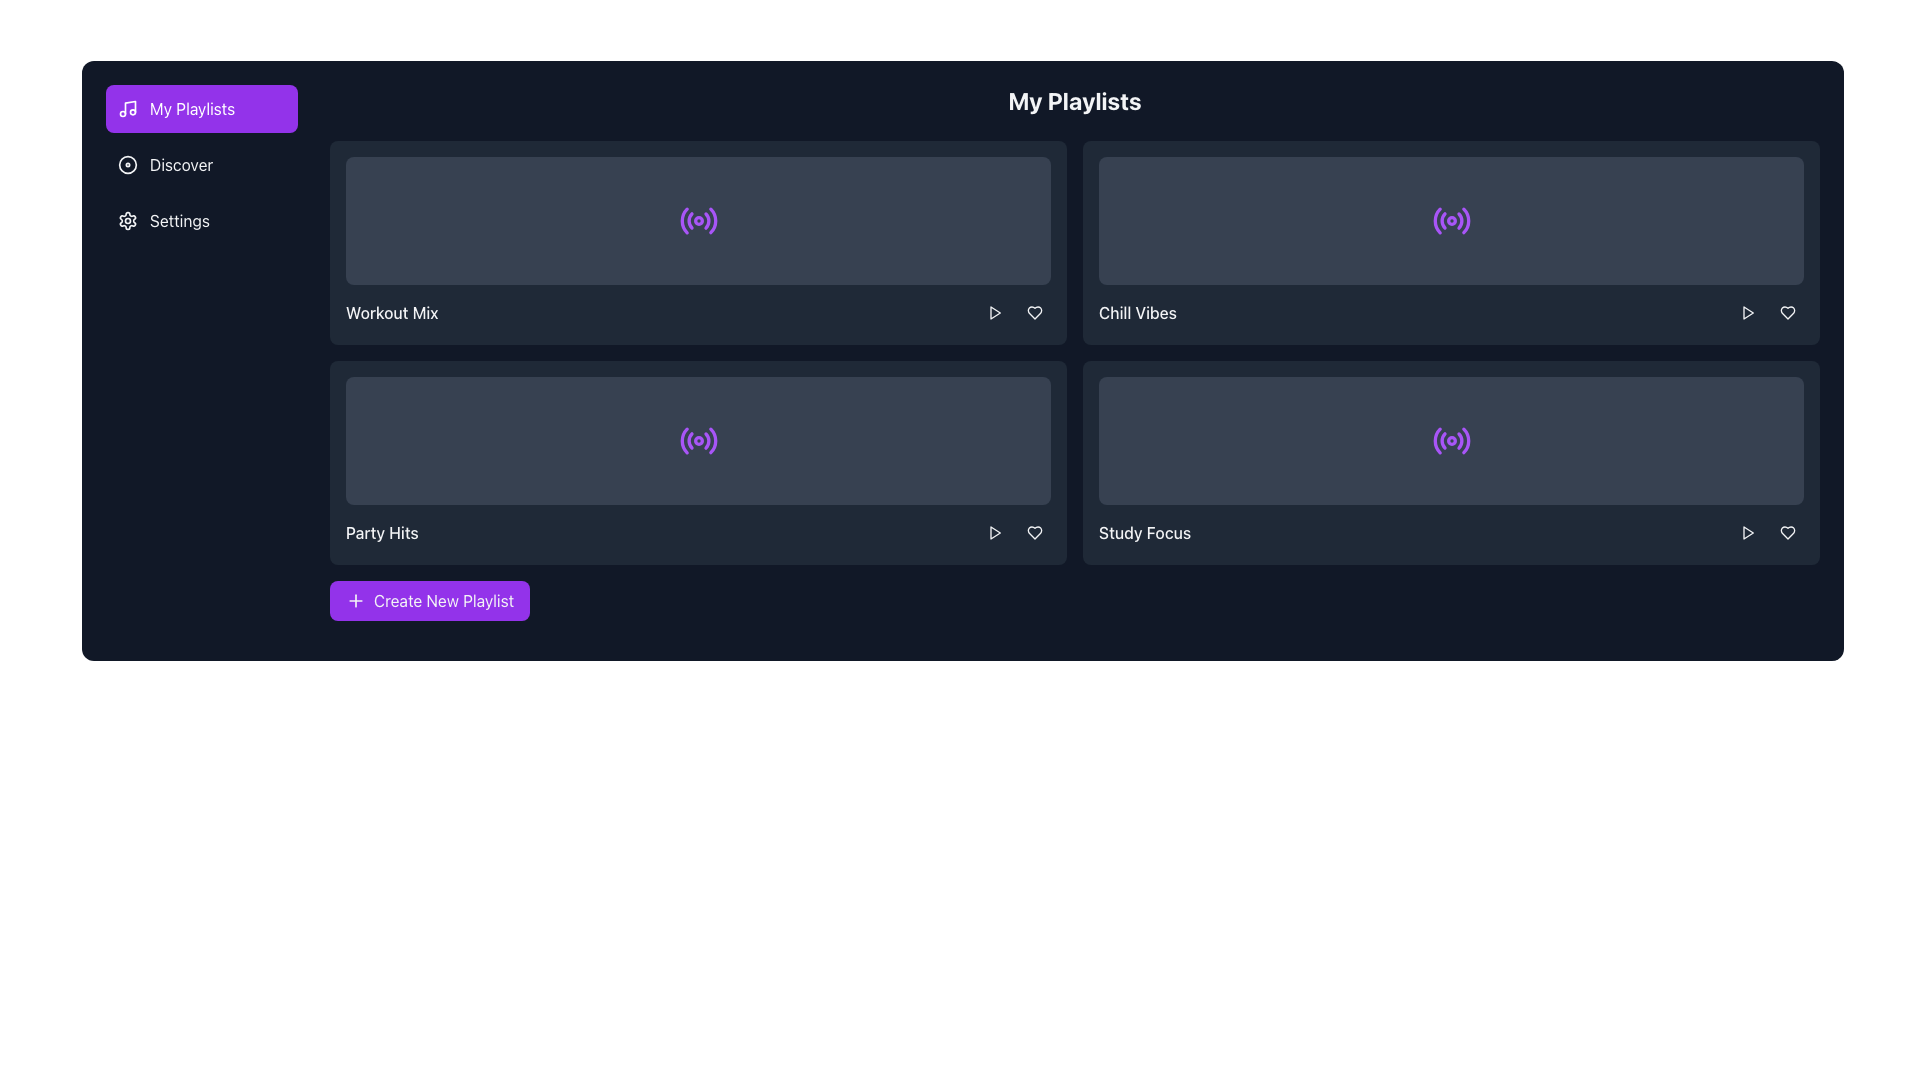 The height and width of the screenshot is (1080, 1920). Describe the element at coordinates (1035, 531) in the screenshot. I see `the heart-shaped icon button located in the bottom-right corner of the 'Study Focus' tile within the 'My Playlists' section` at that location.